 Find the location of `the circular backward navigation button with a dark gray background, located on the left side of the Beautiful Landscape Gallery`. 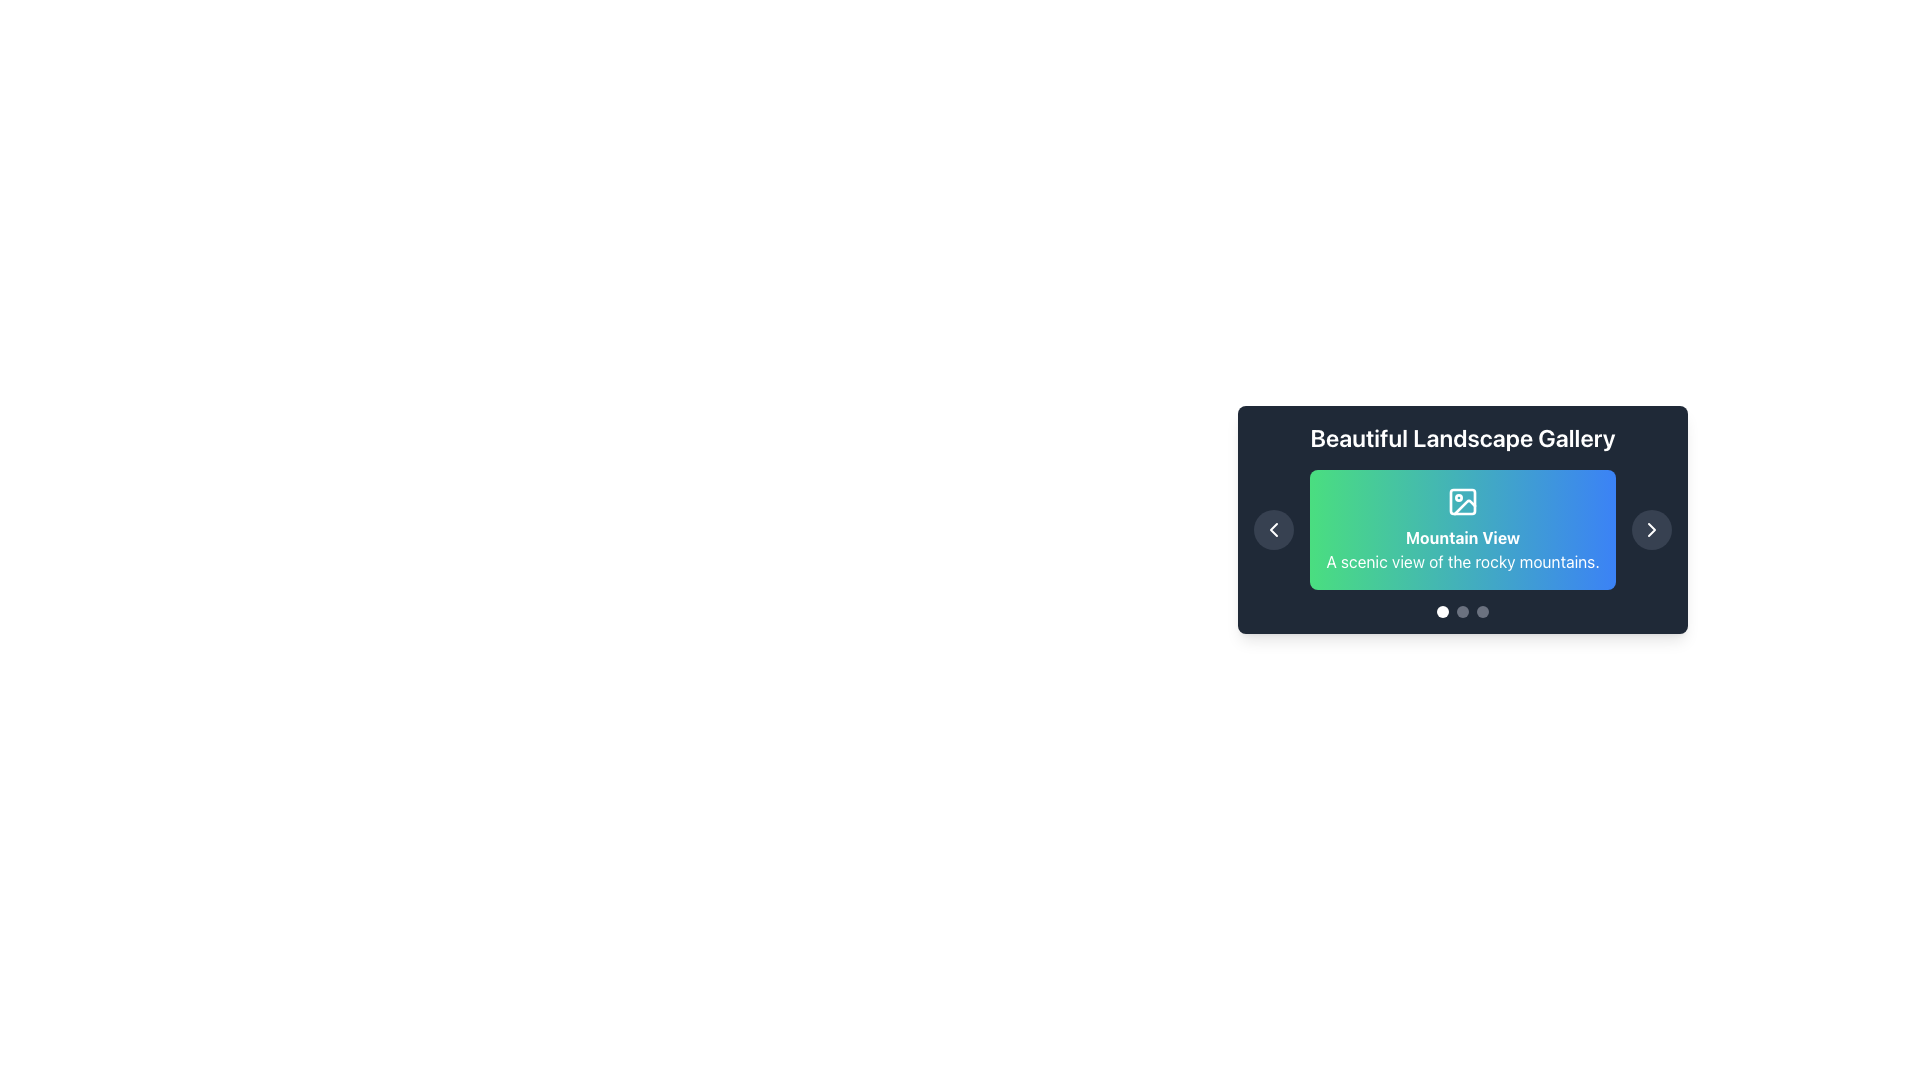

the circular backward navigation button with a dark gray background, located on the left side of the Beautiful Landscape Gallery is located at coordinates (1272, 528).